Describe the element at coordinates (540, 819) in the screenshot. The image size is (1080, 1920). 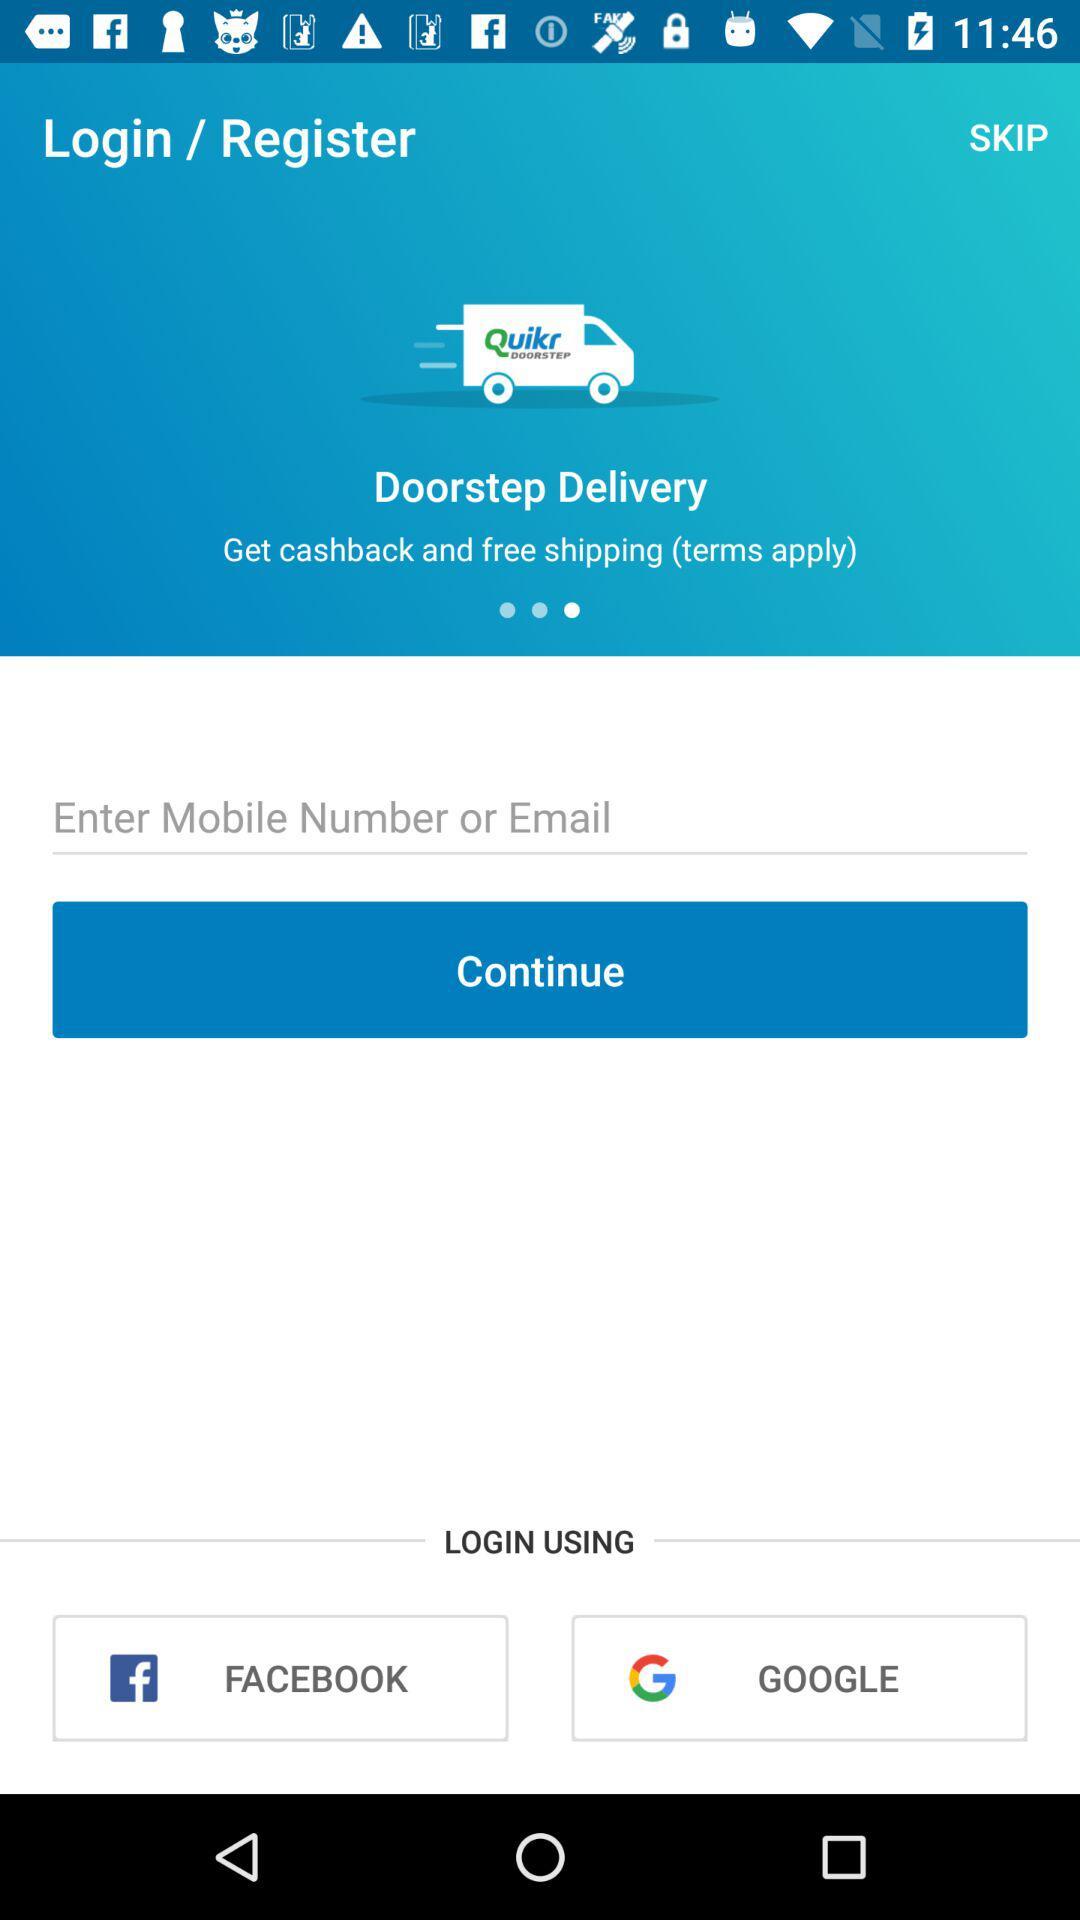
I see `mobile number or email` at that location.